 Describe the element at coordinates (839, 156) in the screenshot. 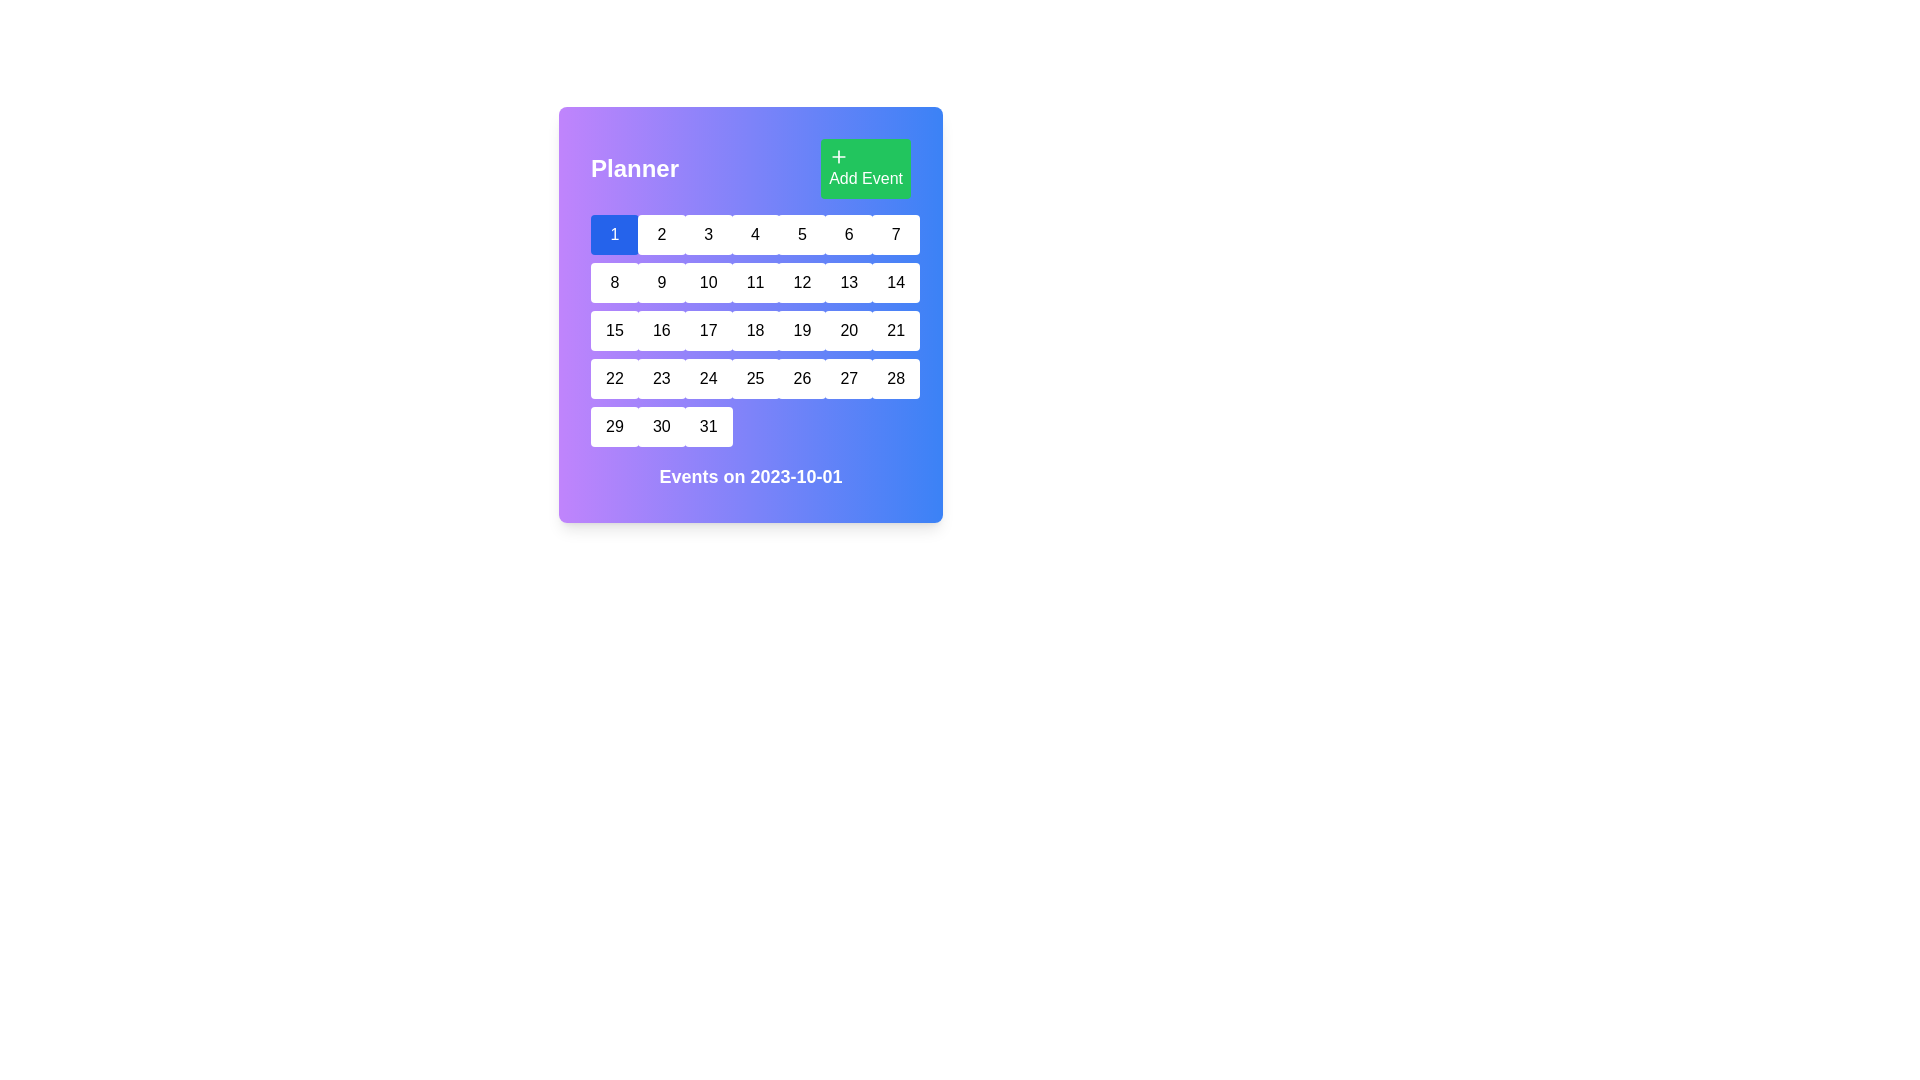

I see `the icon in the top-right corner of the 'Add Event' box` at that location.